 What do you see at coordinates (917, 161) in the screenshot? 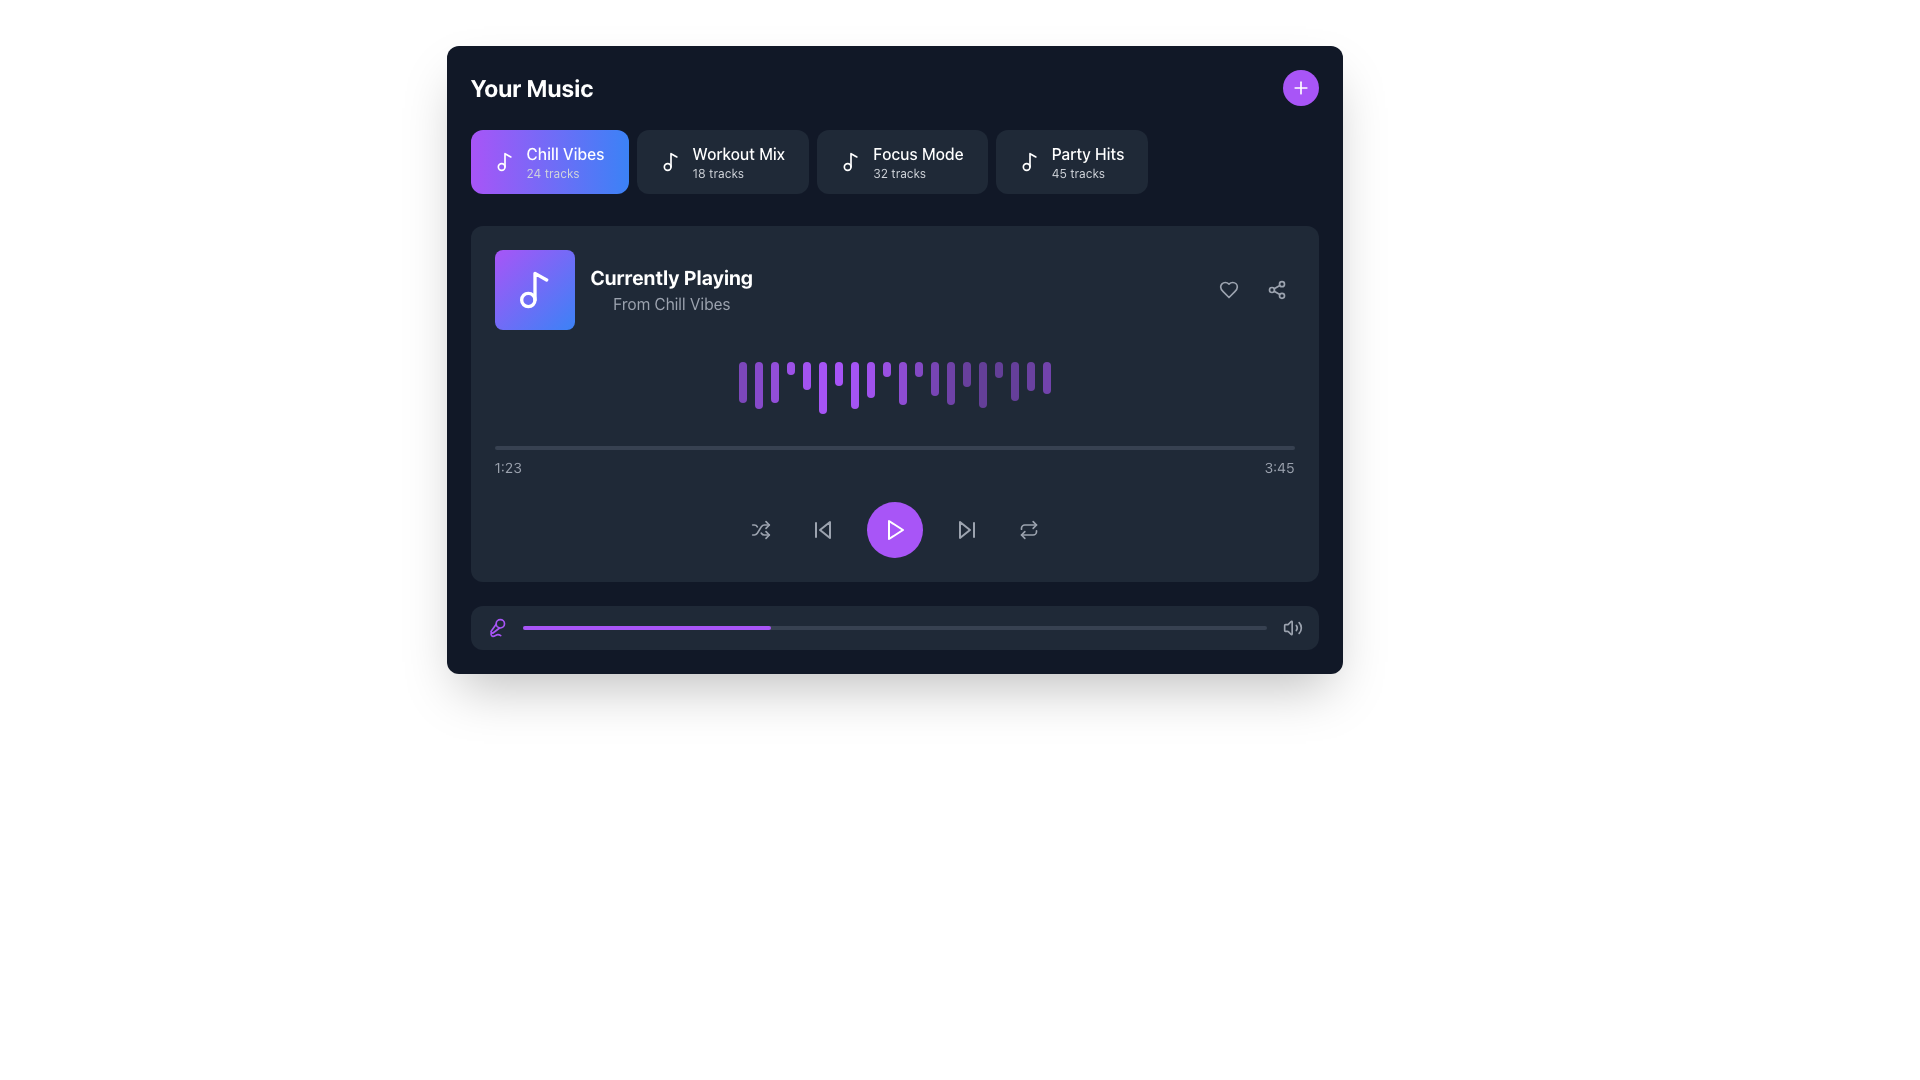
I see `the 'Focus Mode' playlist button, which displays 'Focus Mode' in bold white text and '32 tracks' in lighter gray text` at bounding box center [917, 161].